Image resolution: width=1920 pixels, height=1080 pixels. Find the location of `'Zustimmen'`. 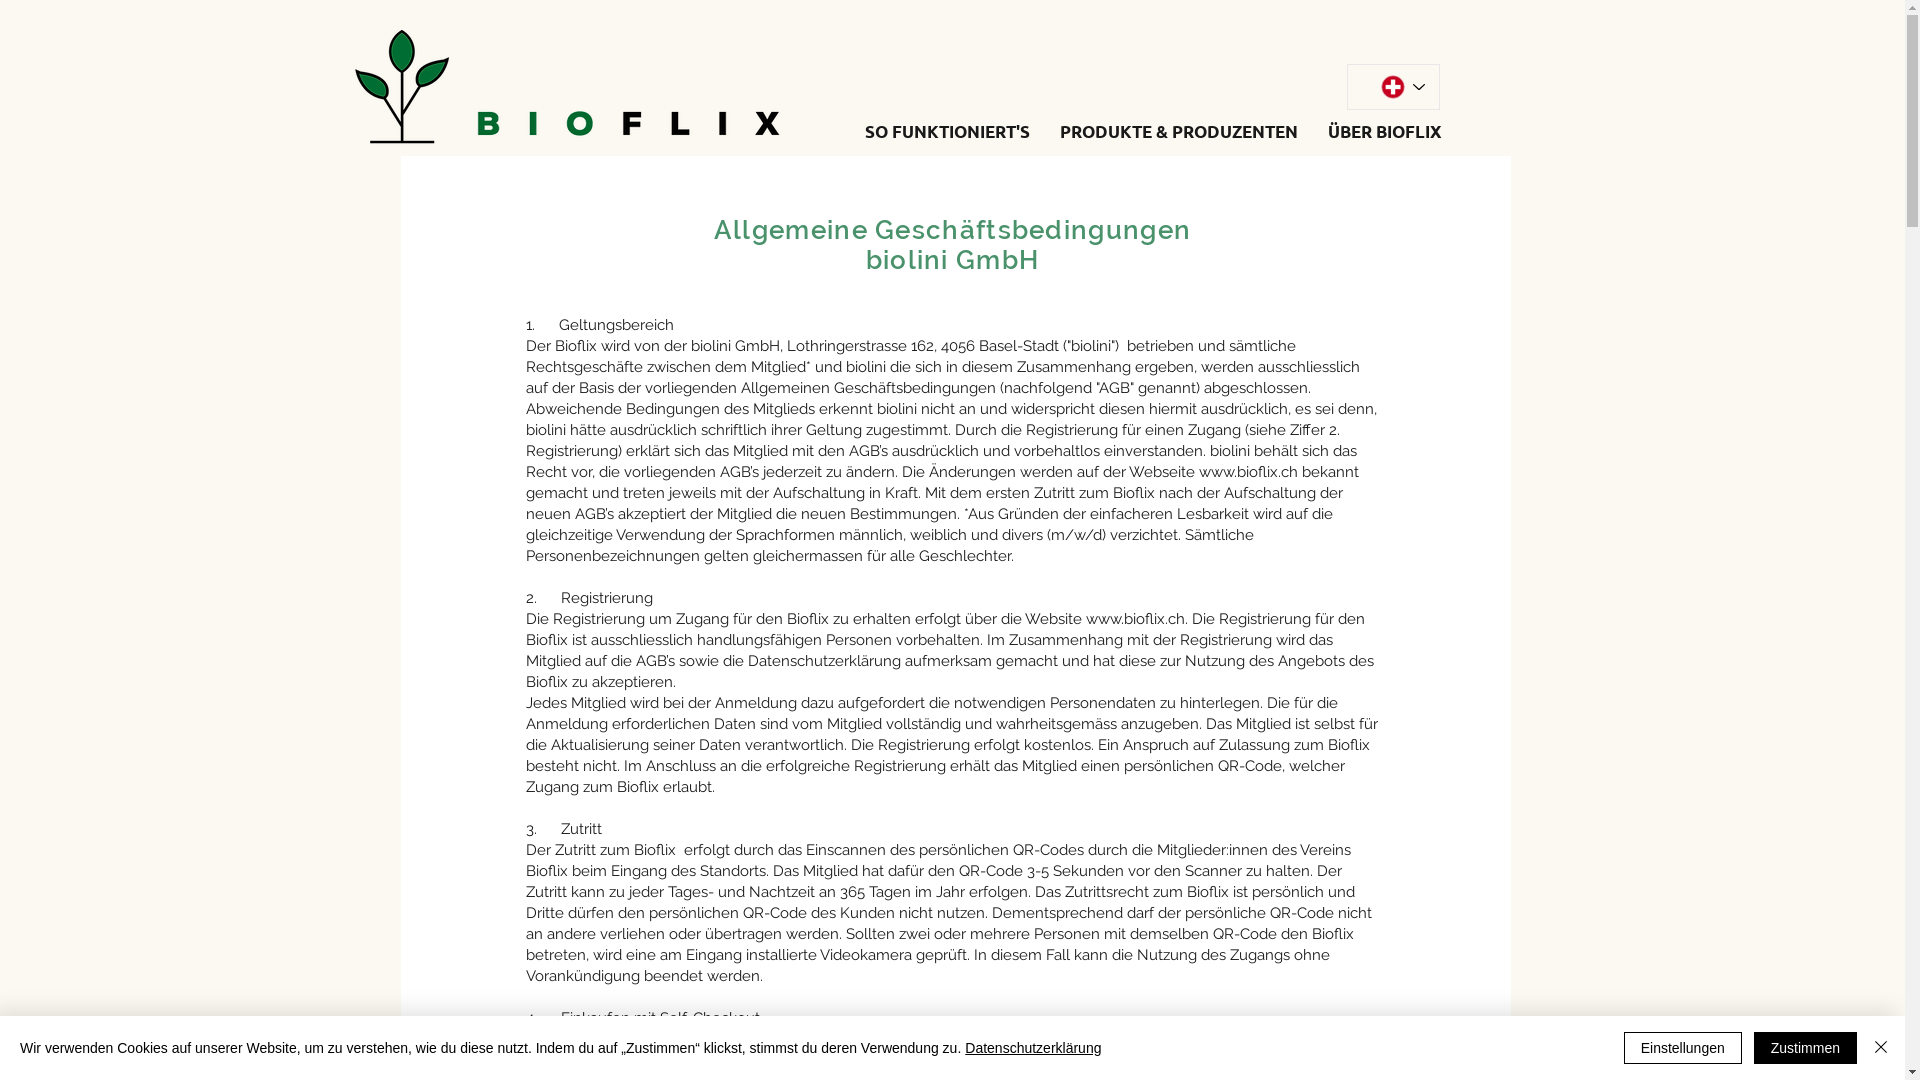

'Zustimmen' is located at coordinates (1805, 1047).